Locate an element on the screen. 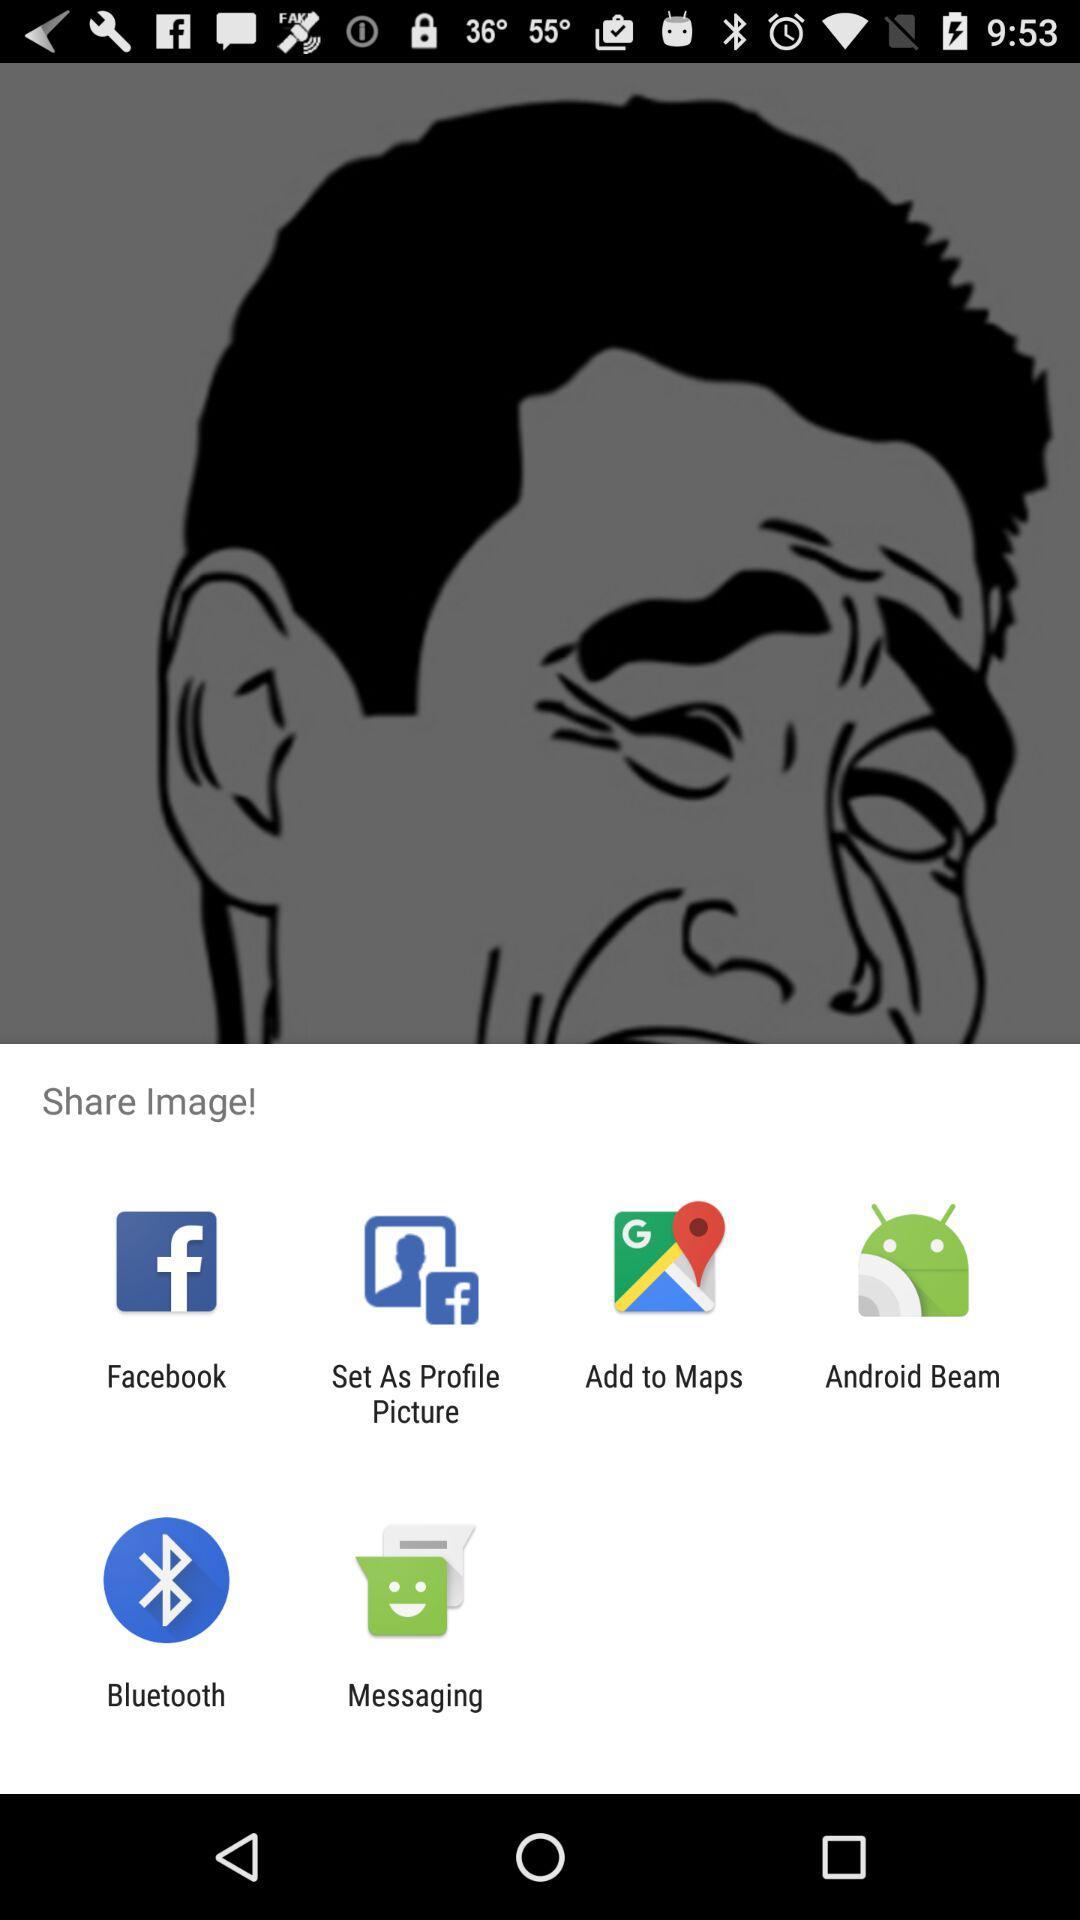 The height and width of the screenshot is (1920, 1080). the bluetooth is located at coordinates (165, 1711).